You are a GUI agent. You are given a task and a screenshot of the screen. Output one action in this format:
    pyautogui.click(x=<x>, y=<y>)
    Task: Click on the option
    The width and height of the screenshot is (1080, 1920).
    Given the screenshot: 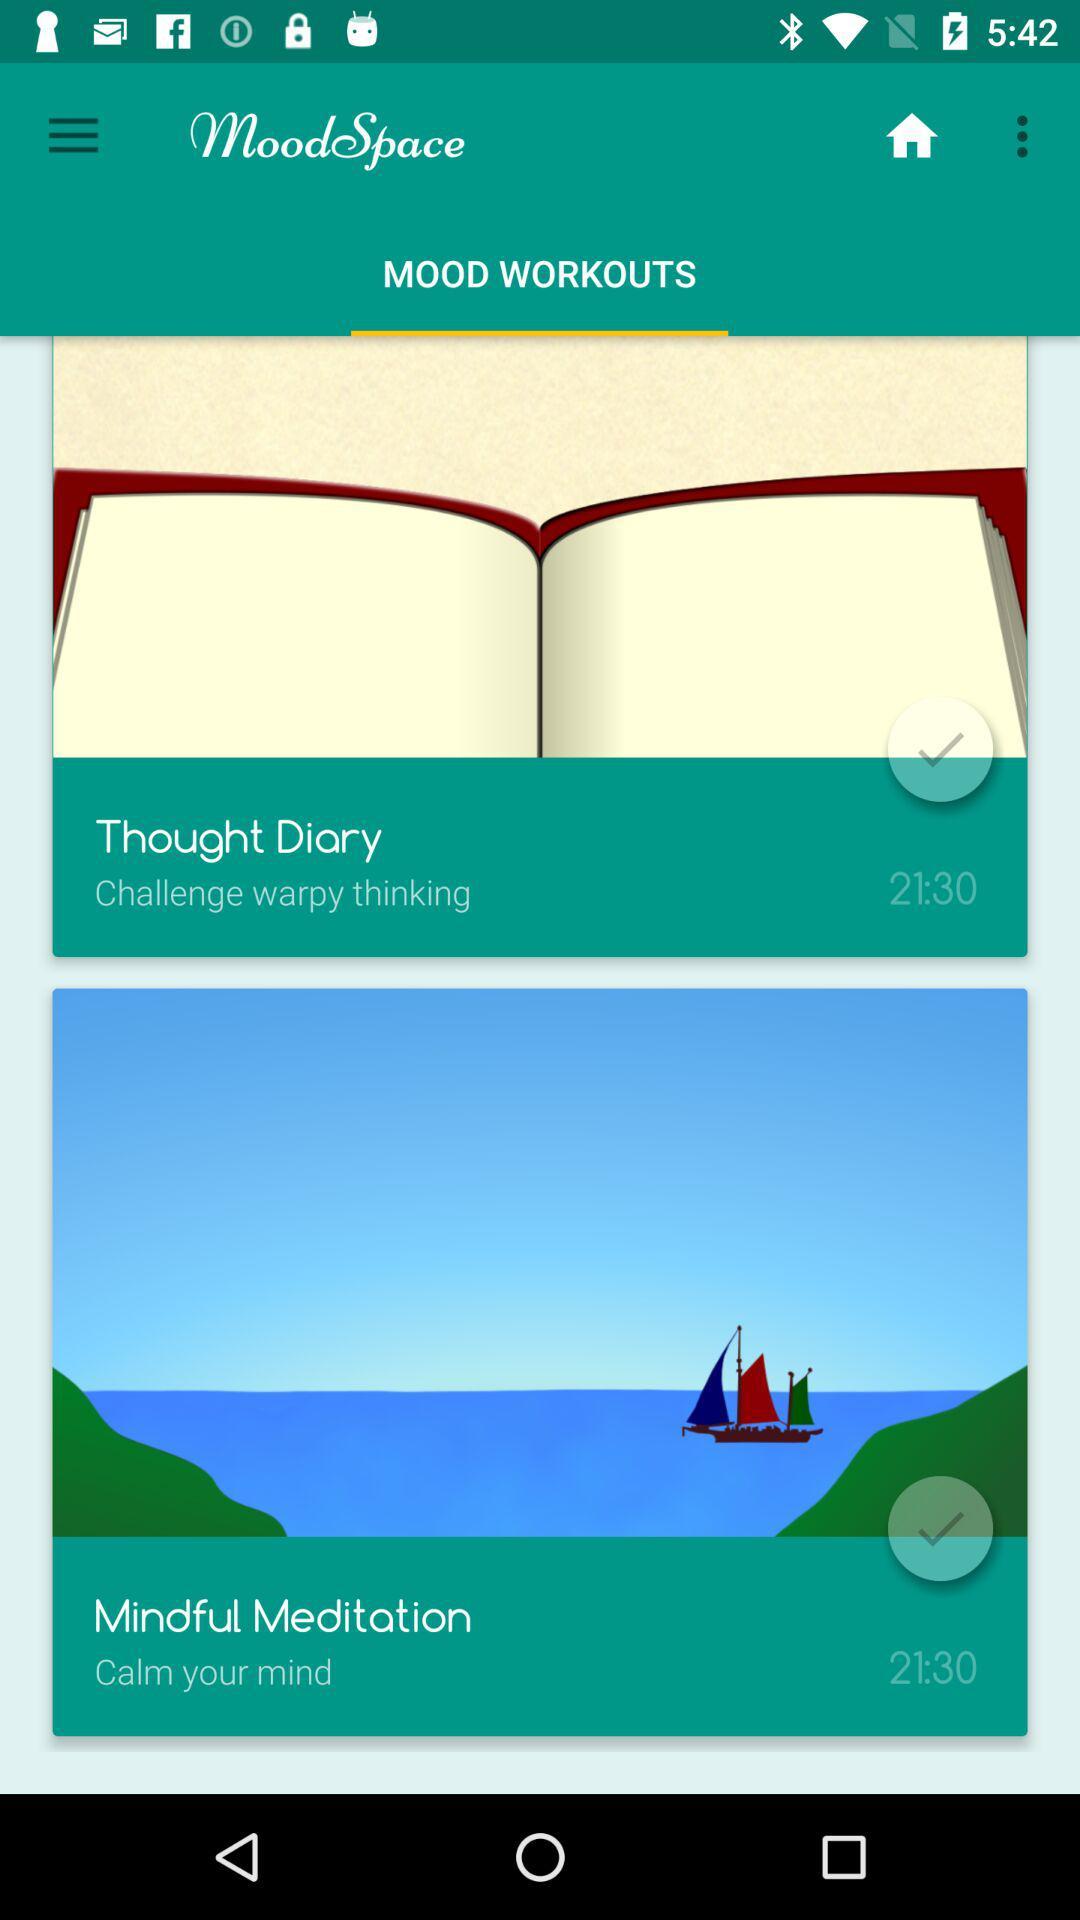 What is the action you would take?
    pyautogui.click(x=940, y=1527)
    